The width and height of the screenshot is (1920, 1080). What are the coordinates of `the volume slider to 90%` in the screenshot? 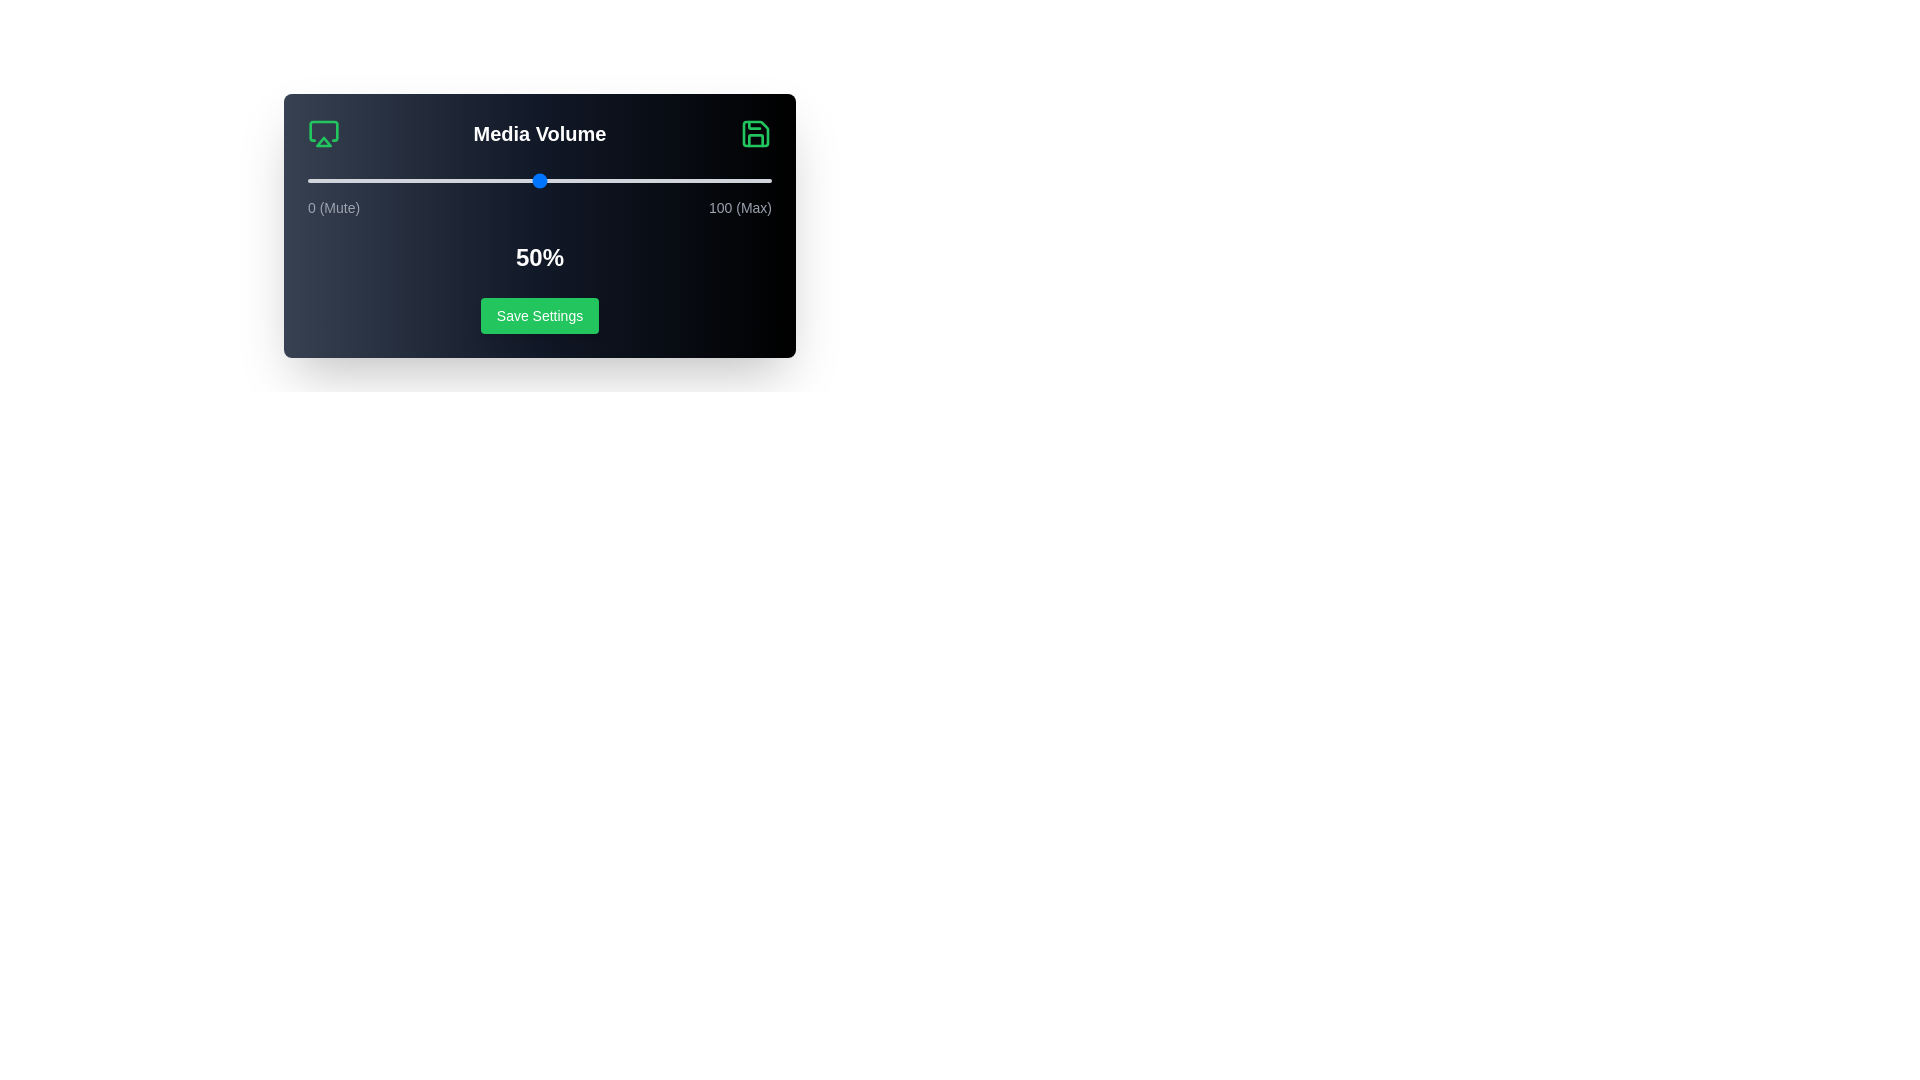 It's located at (724, 181).